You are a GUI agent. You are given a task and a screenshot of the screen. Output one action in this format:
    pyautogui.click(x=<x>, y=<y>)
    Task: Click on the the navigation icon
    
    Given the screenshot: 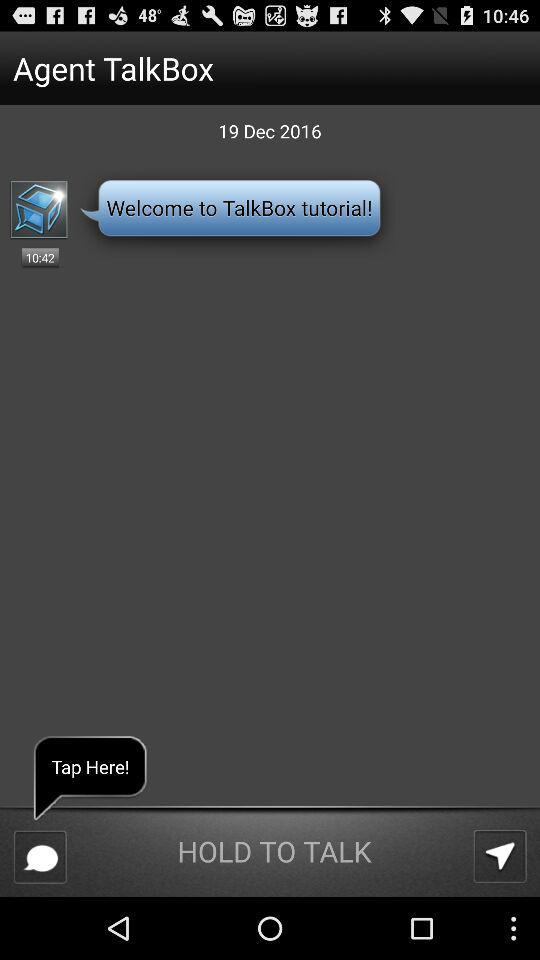 What is the action you would take?
    pyautogui.click(x=499, y=916)
    